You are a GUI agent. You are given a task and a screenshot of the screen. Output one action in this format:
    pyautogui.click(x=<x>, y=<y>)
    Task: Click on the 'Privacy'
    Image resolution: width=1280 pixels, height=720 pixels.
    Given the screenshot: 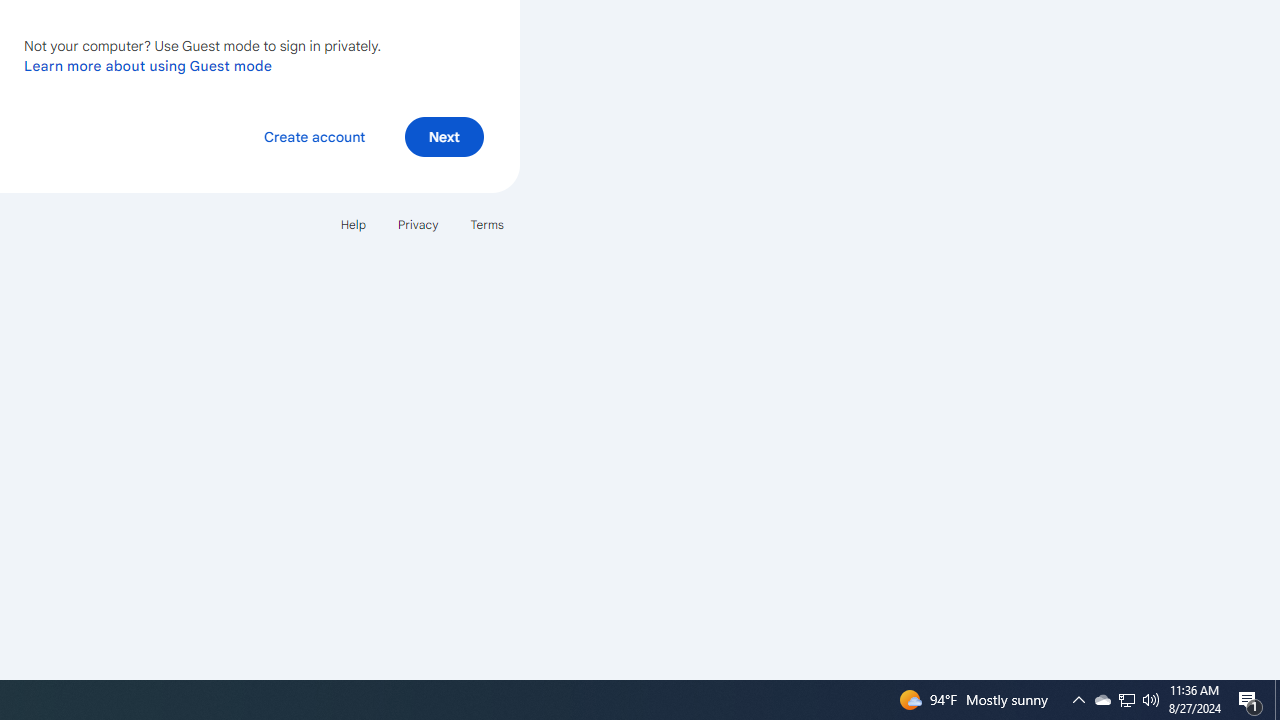 What is the action you would take?
    pyautogui.click(x=416, y=224)
    